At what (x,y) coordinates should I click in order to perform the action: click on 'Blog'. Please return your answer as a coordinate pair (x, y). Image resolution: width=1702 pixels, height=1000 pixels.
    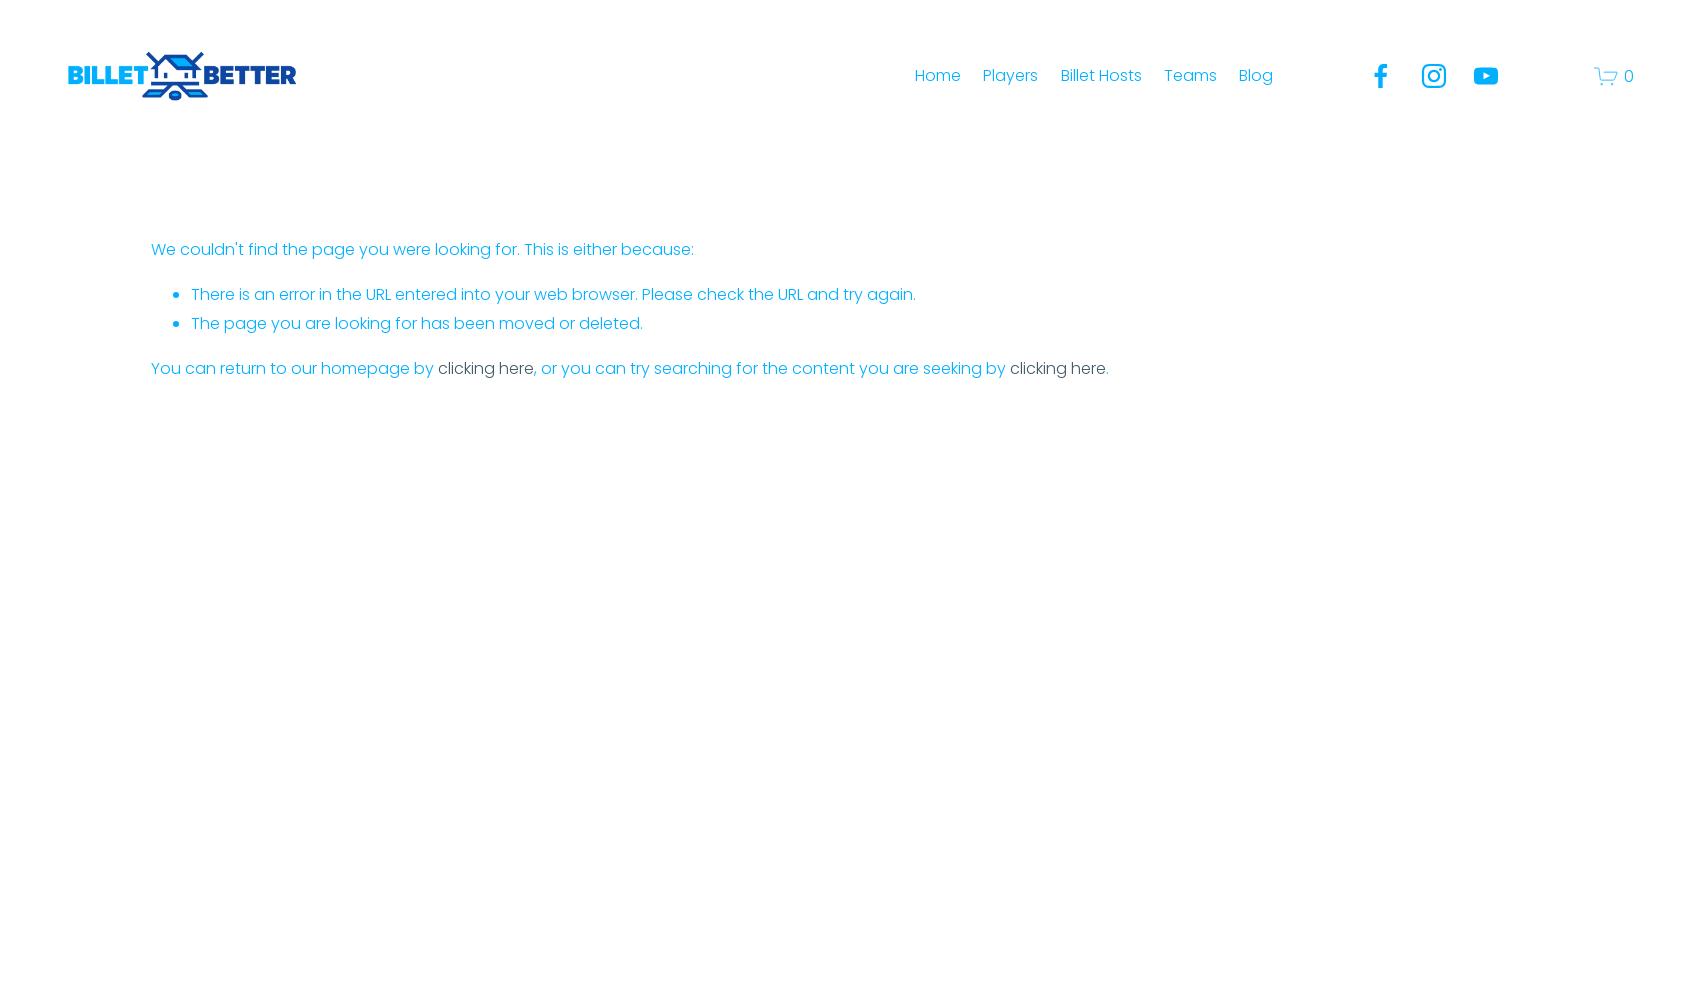
    Looking at the image, I should click on (1255, 73).